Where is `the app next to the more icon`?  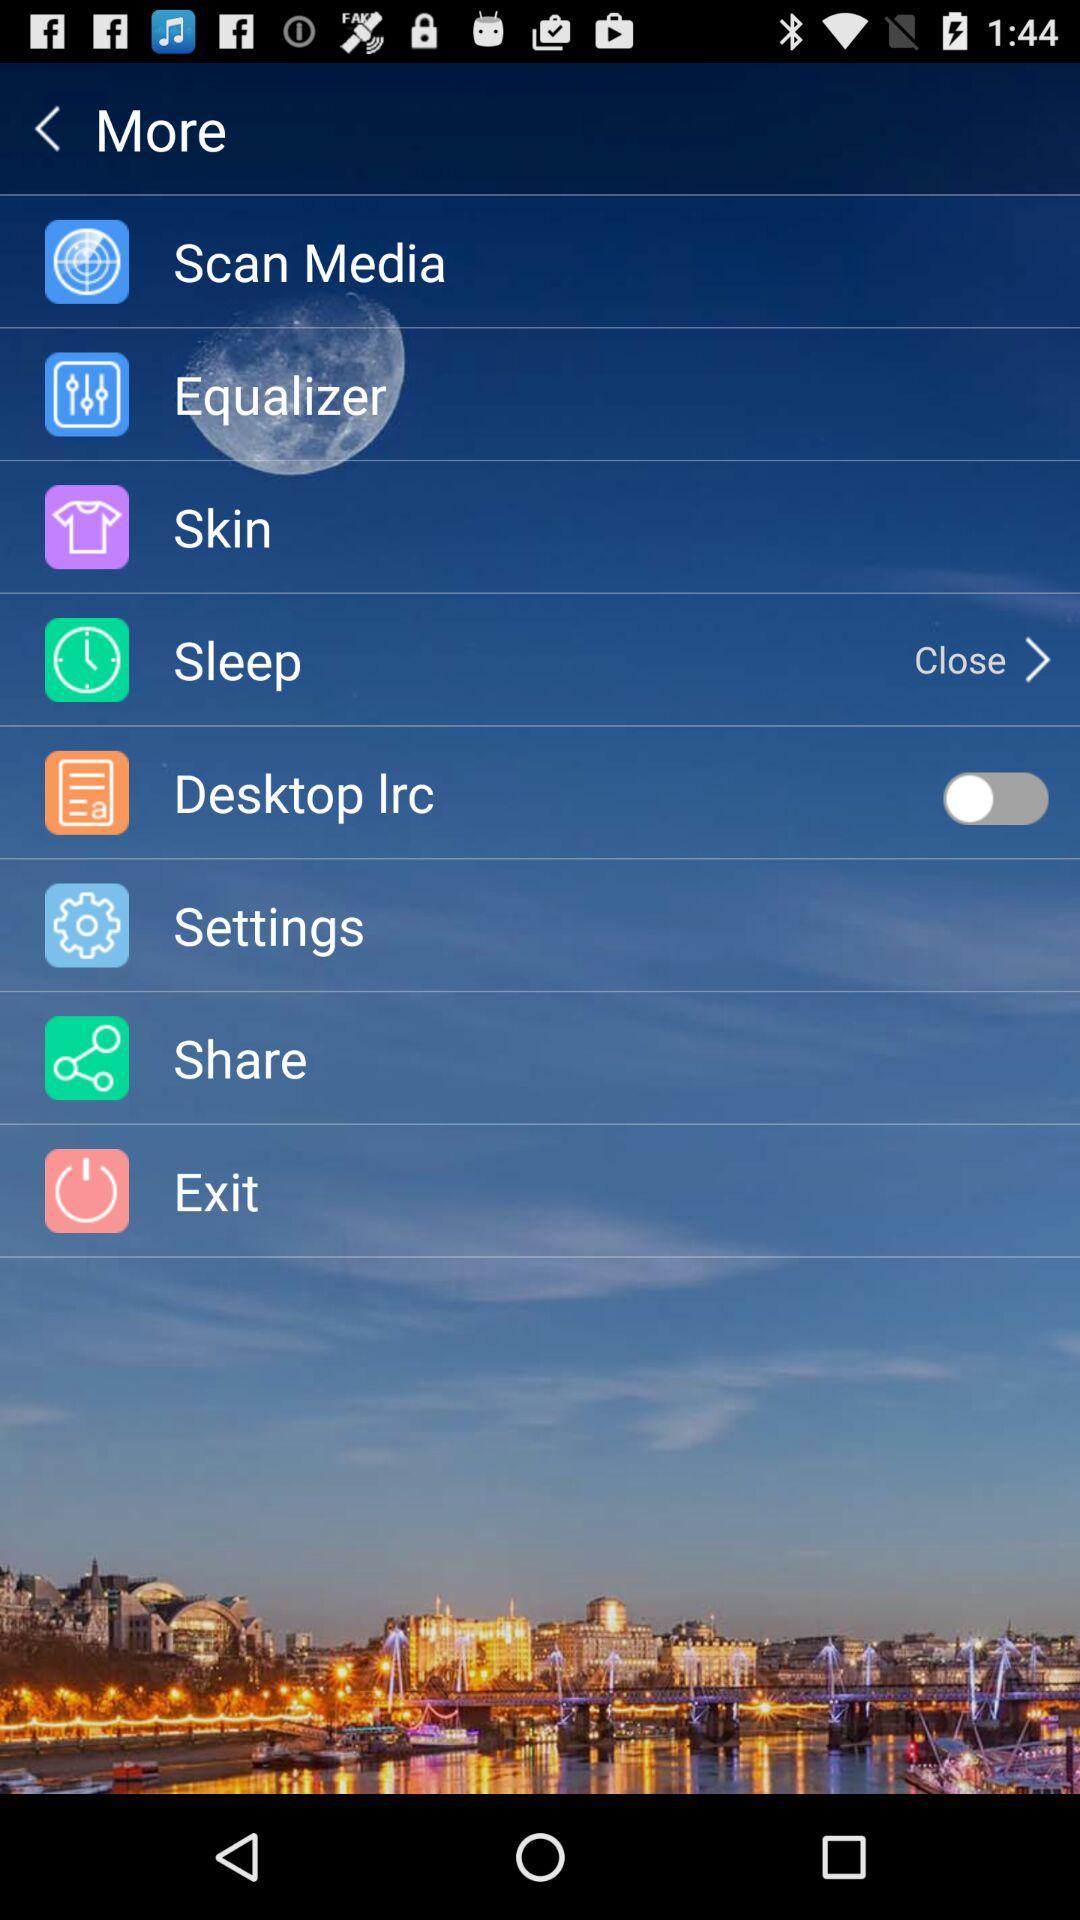 the app next to the more icon is located at coordinates (46, 127).